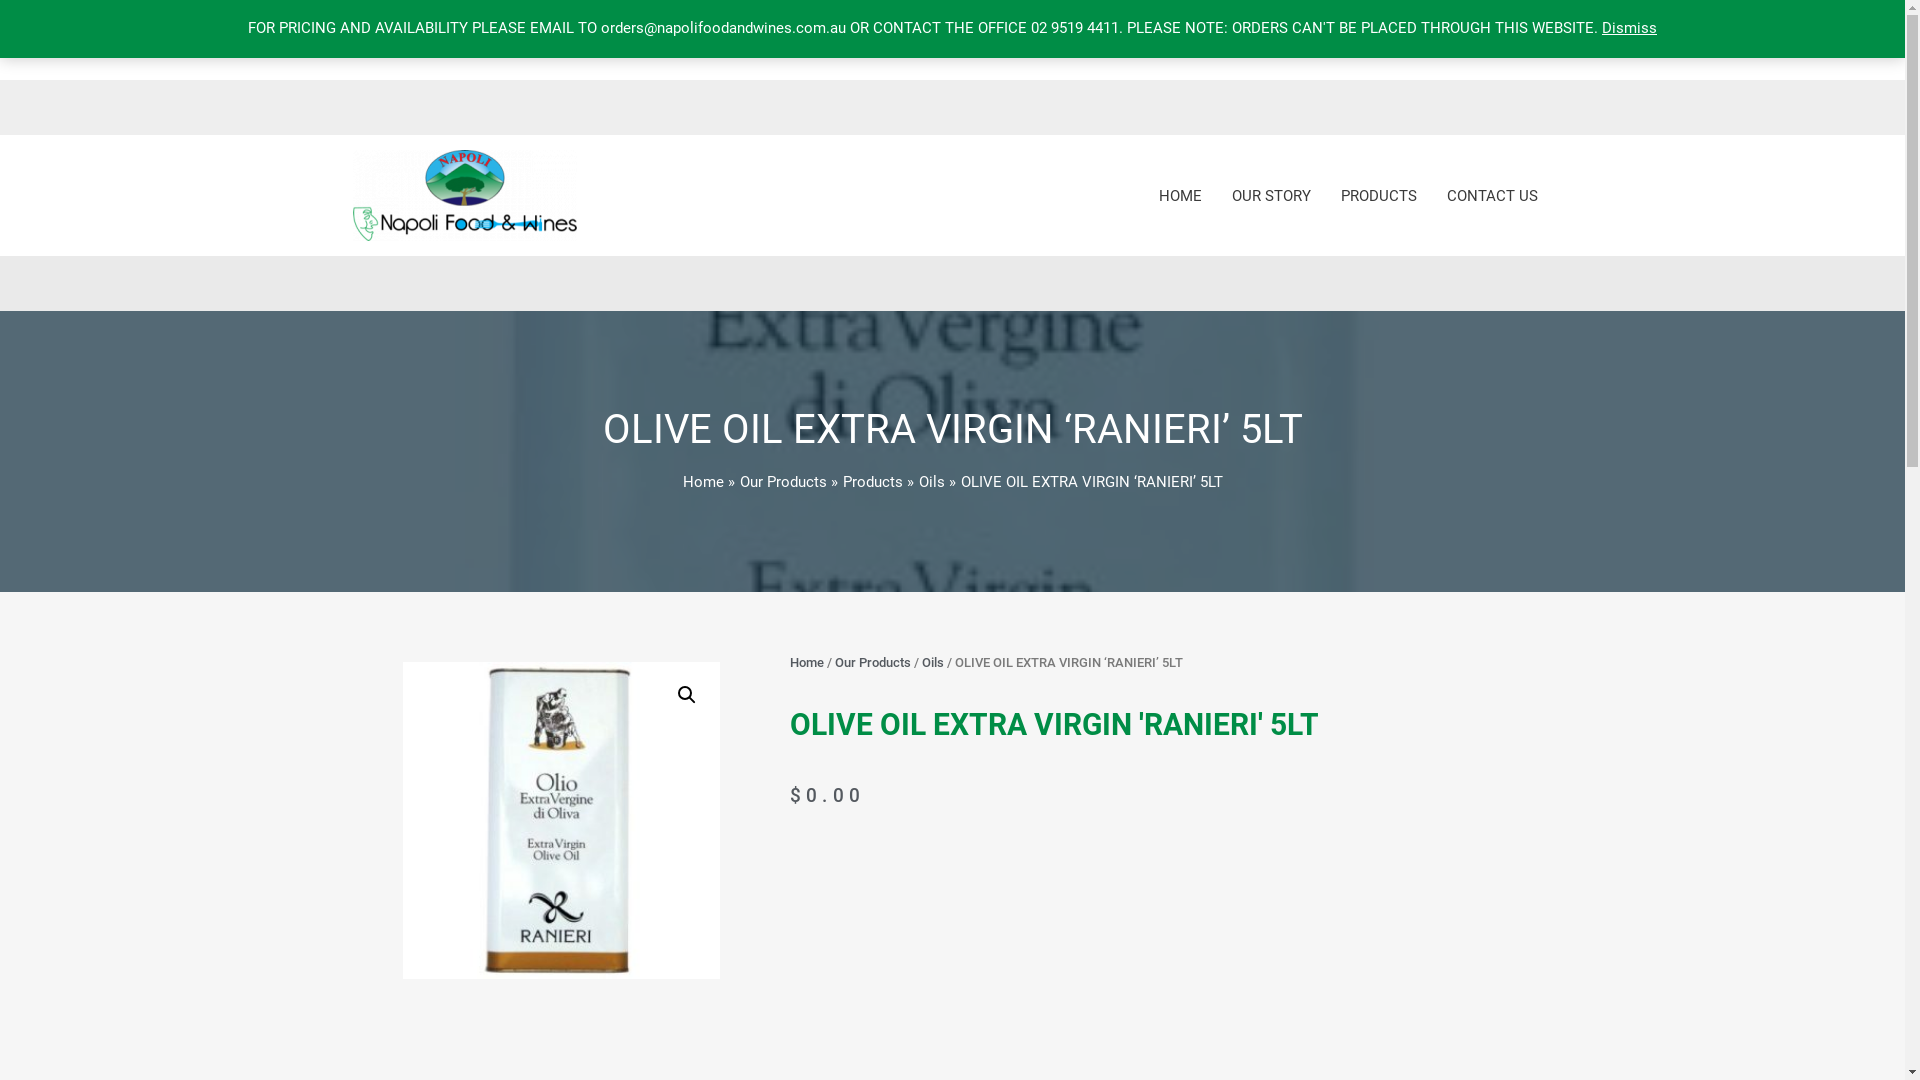 The width and height of the screenshot is (1920, 1080). Describe the element at coordinates (738, 482) in the screenshot. I see `'Our Products'` at that location.